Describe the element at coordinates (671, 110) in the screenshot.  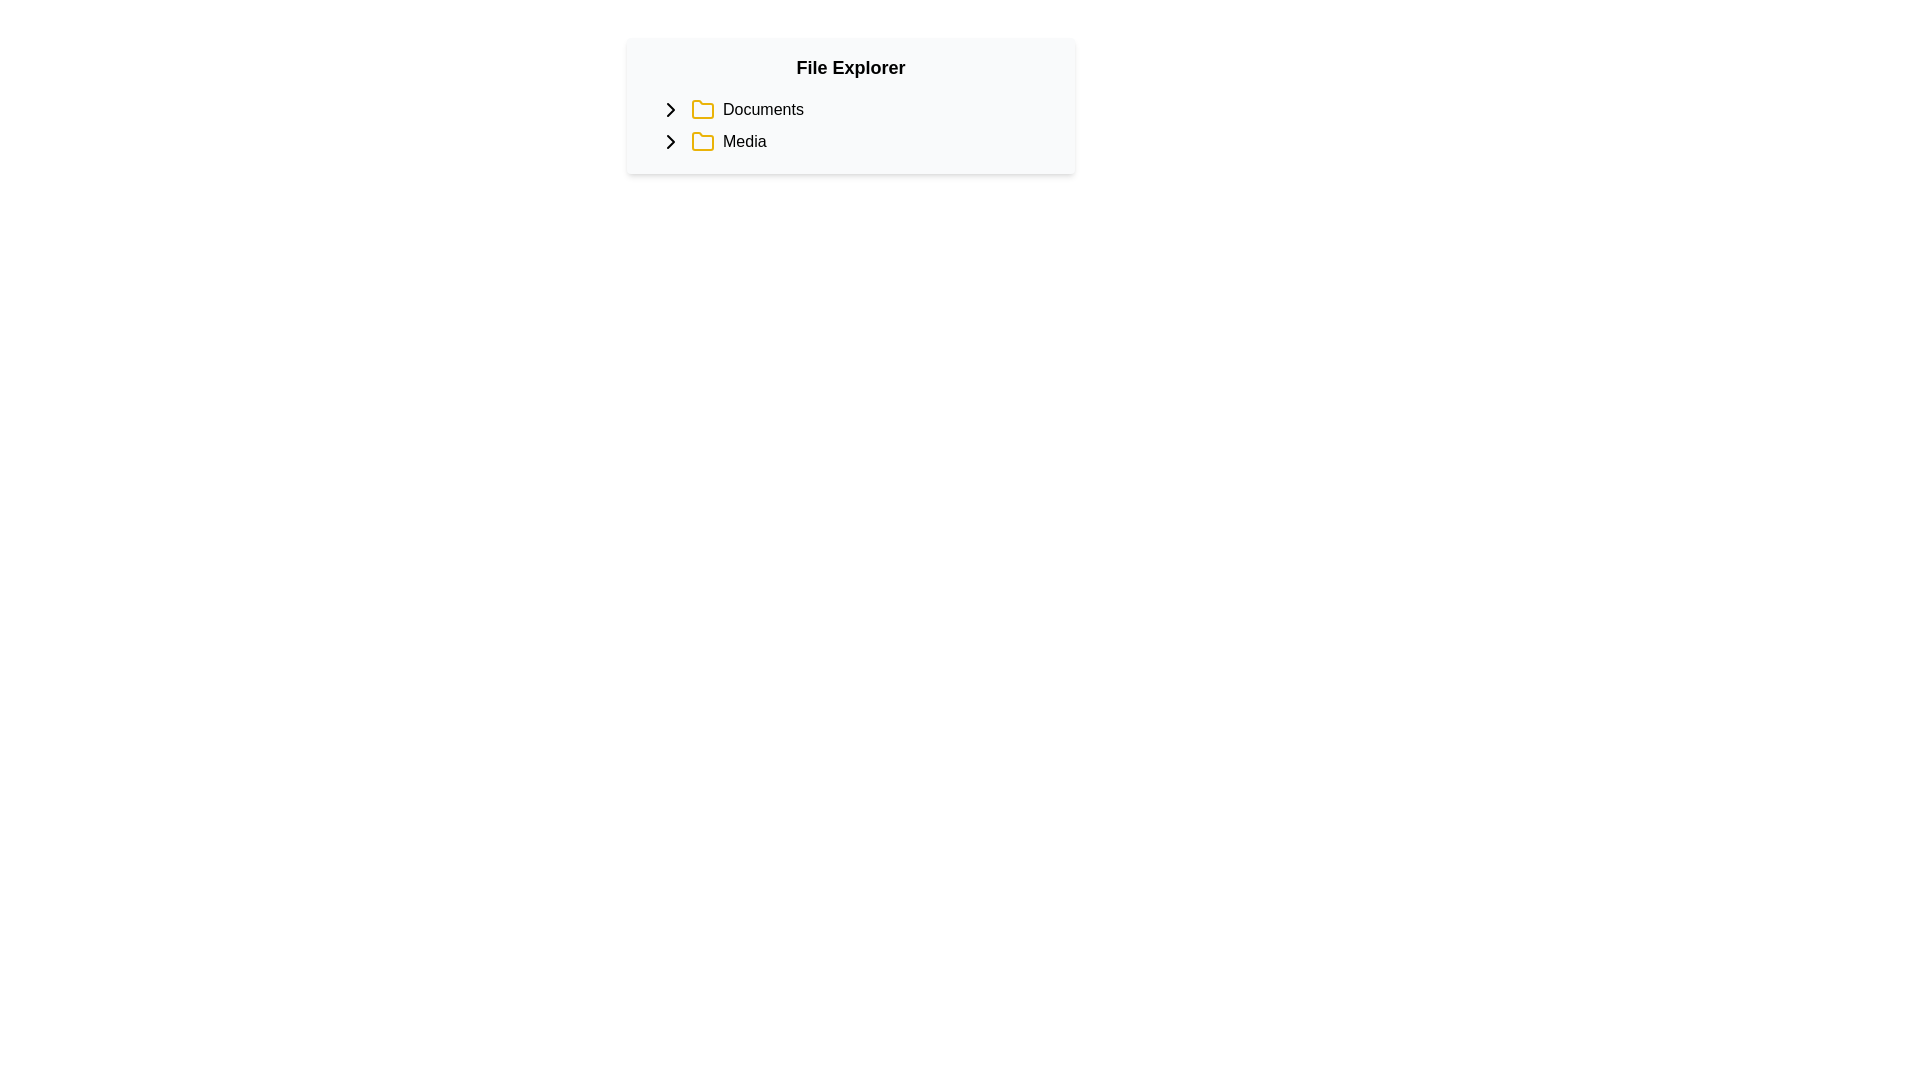
I see `the rightward arrow icon` at that location.